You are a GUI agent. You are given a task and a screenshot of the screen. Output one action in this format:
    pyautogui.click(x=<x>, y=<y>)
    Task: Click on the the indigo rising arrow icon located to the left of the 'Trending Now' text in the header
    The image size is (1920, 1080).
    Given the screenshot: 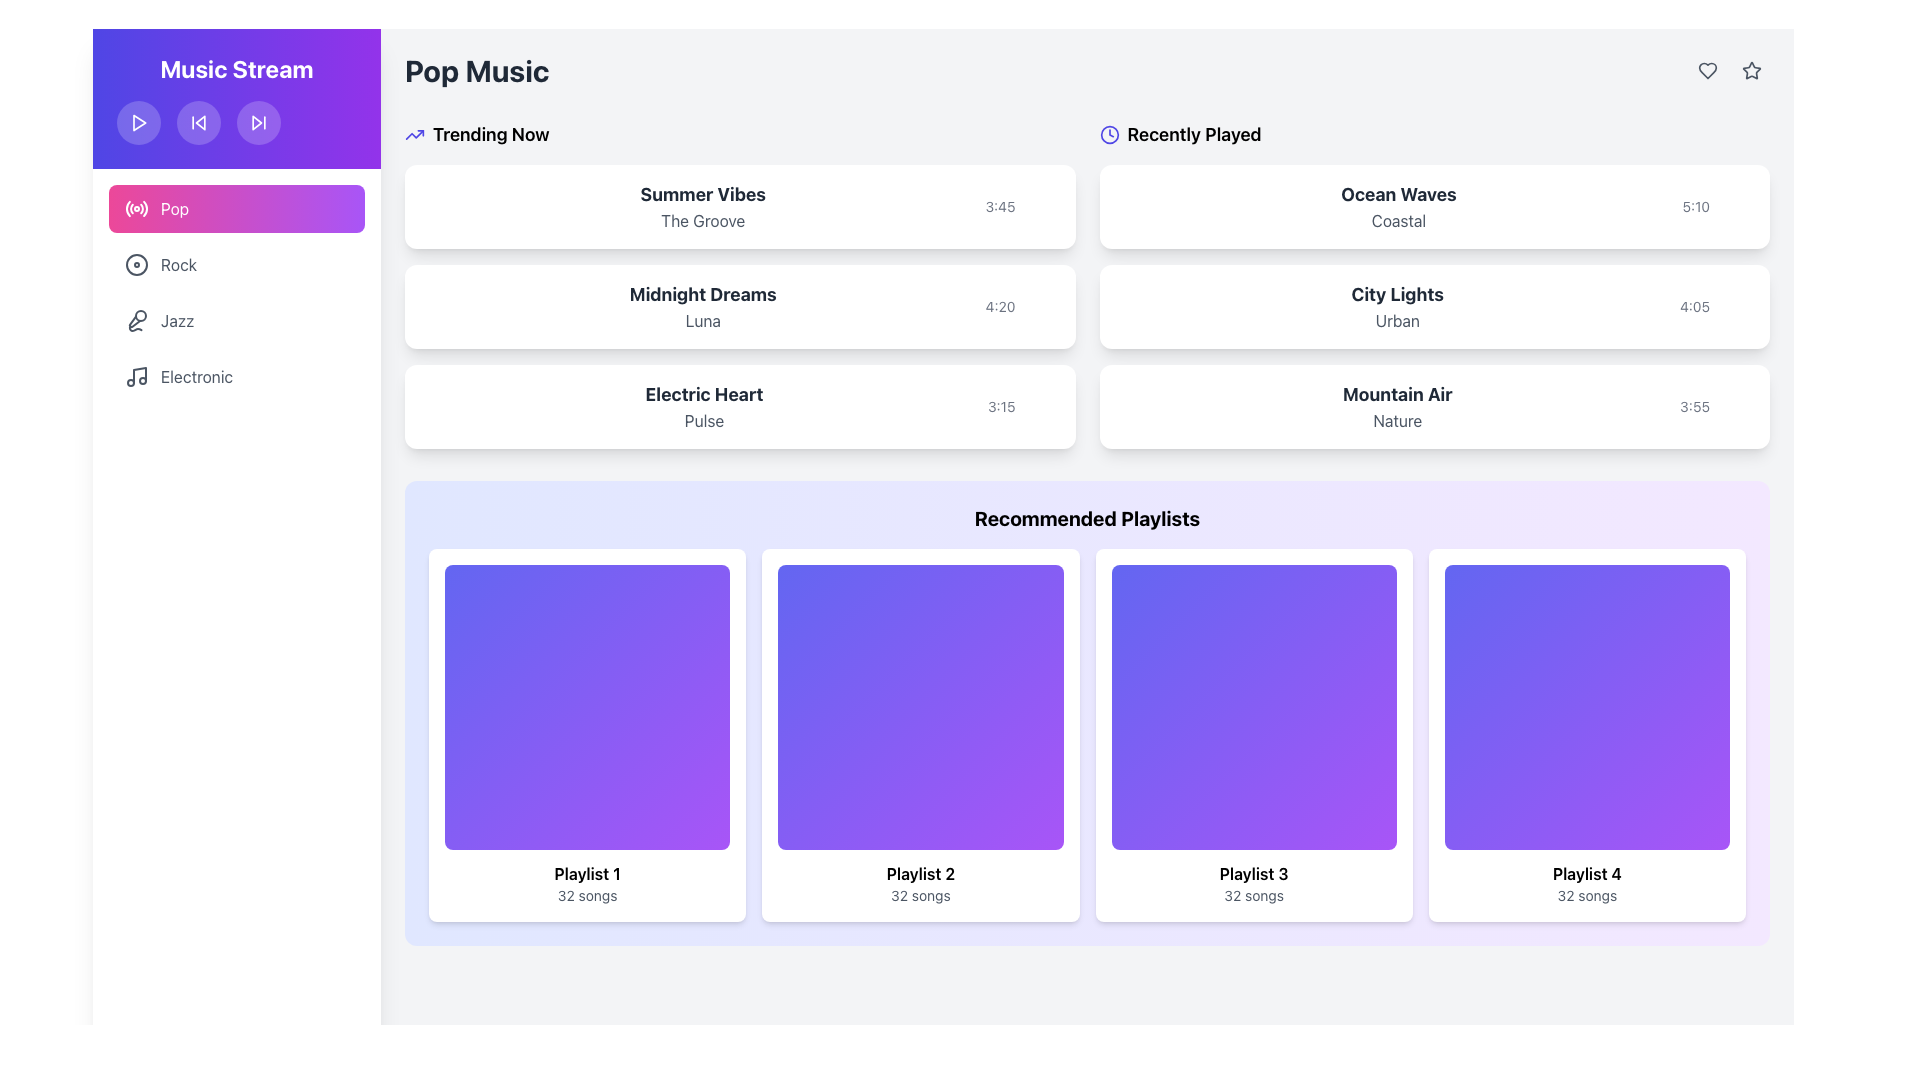 What is the action you would take?
    pyautogui.click(x=413, y=135)
    